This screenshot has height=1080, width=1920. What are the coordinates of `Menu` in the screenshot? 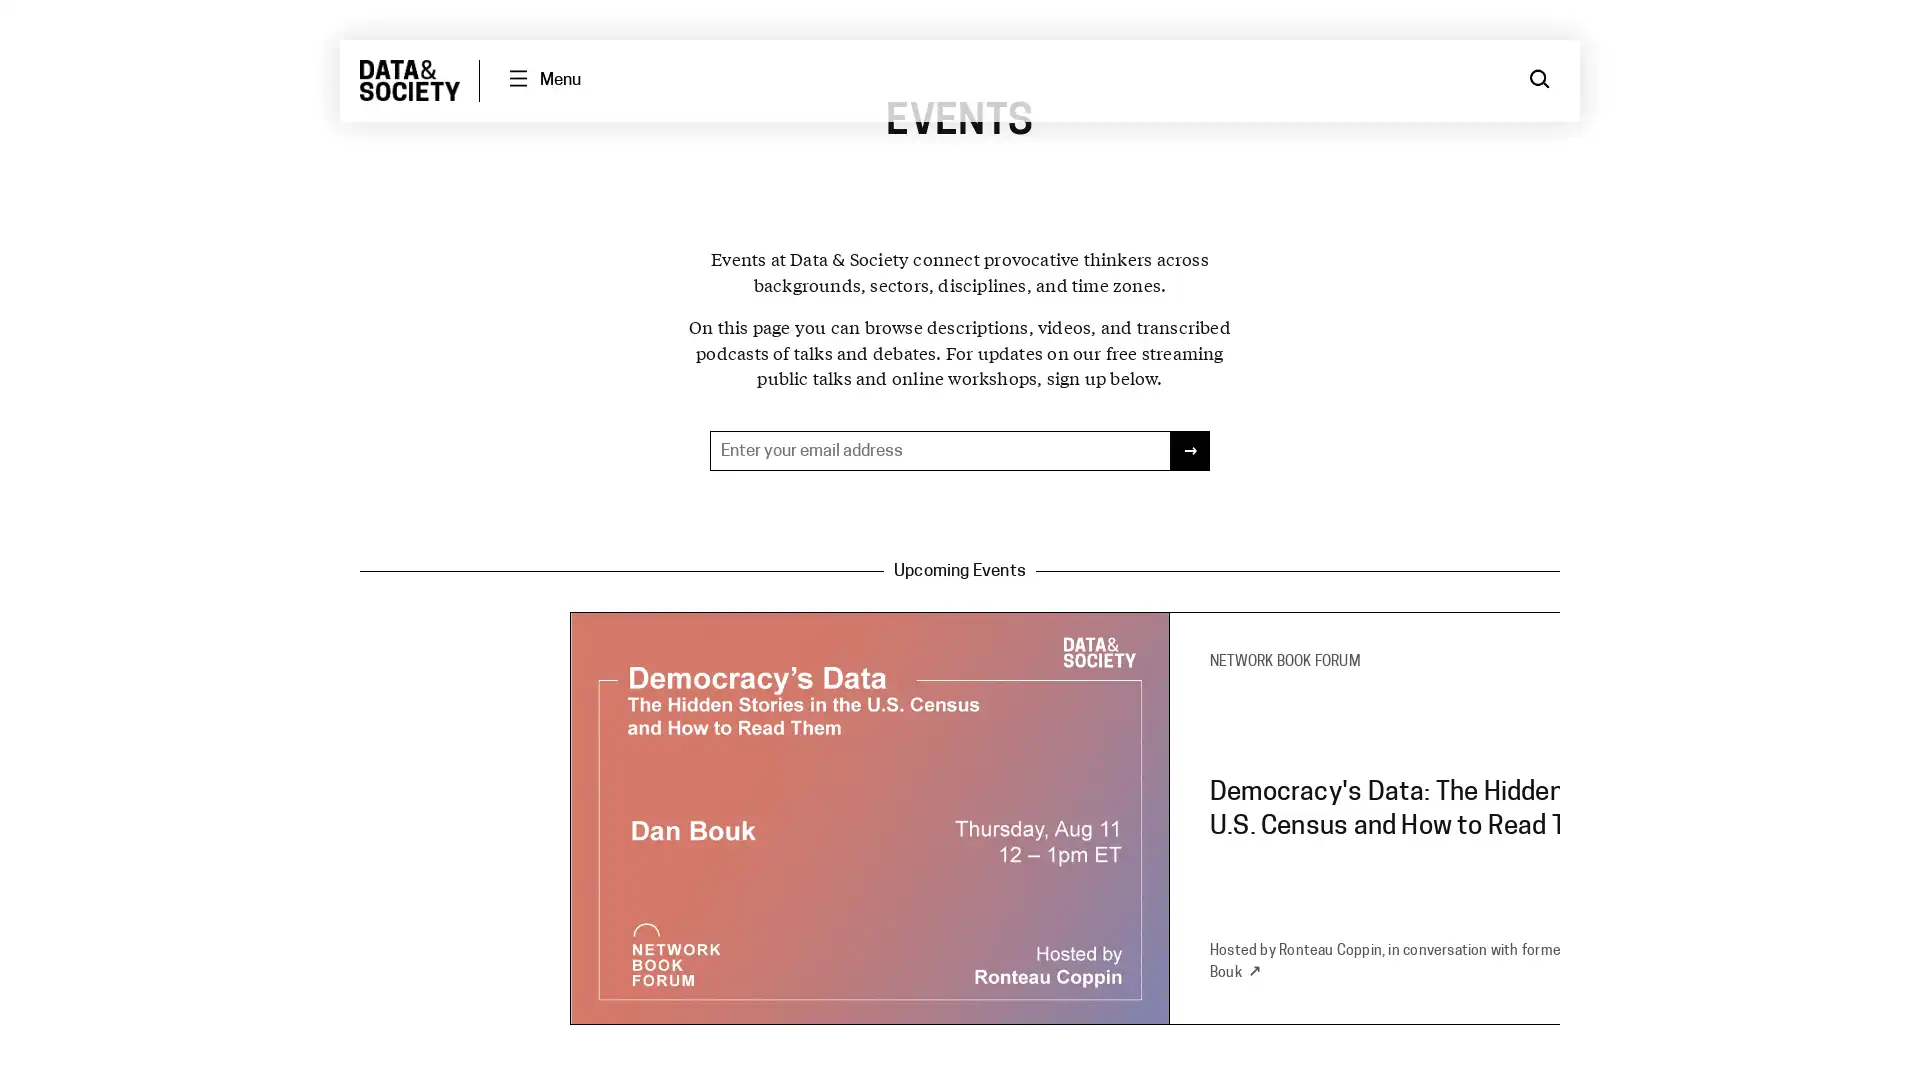 It's located at (543, 79).